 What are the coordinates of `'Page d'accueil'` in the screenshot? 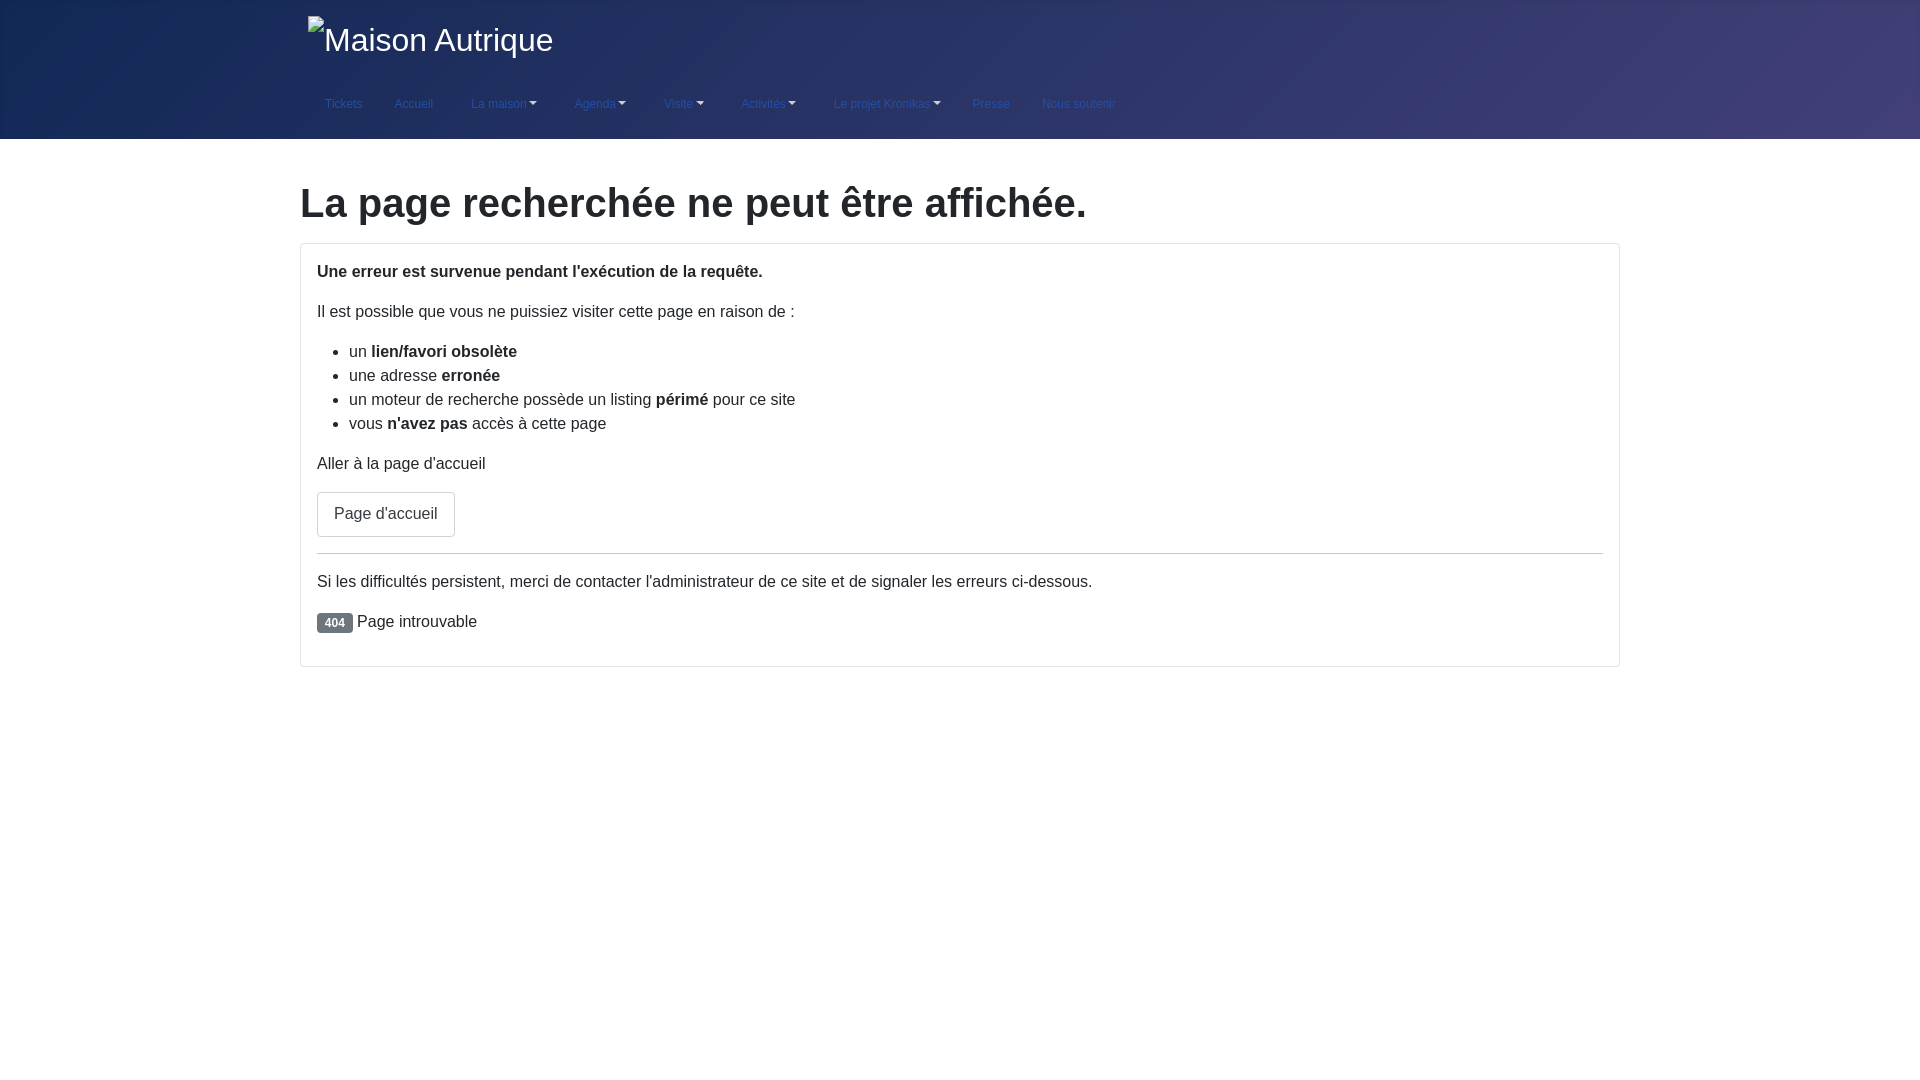 It's located at (385, 513).